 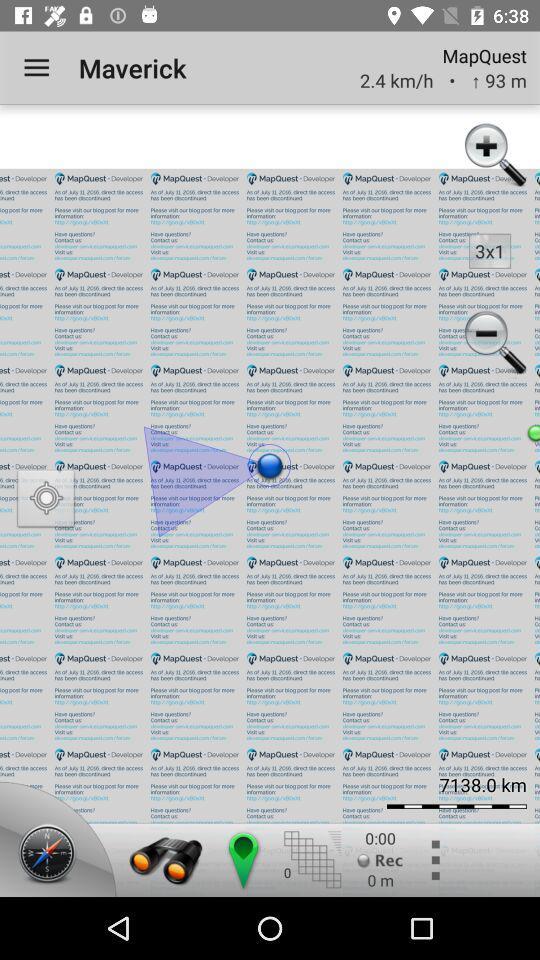 What do you see at coordinates (46, 500) in the screenshot?
I see `icon on the left` at bounding box center [46, 500].